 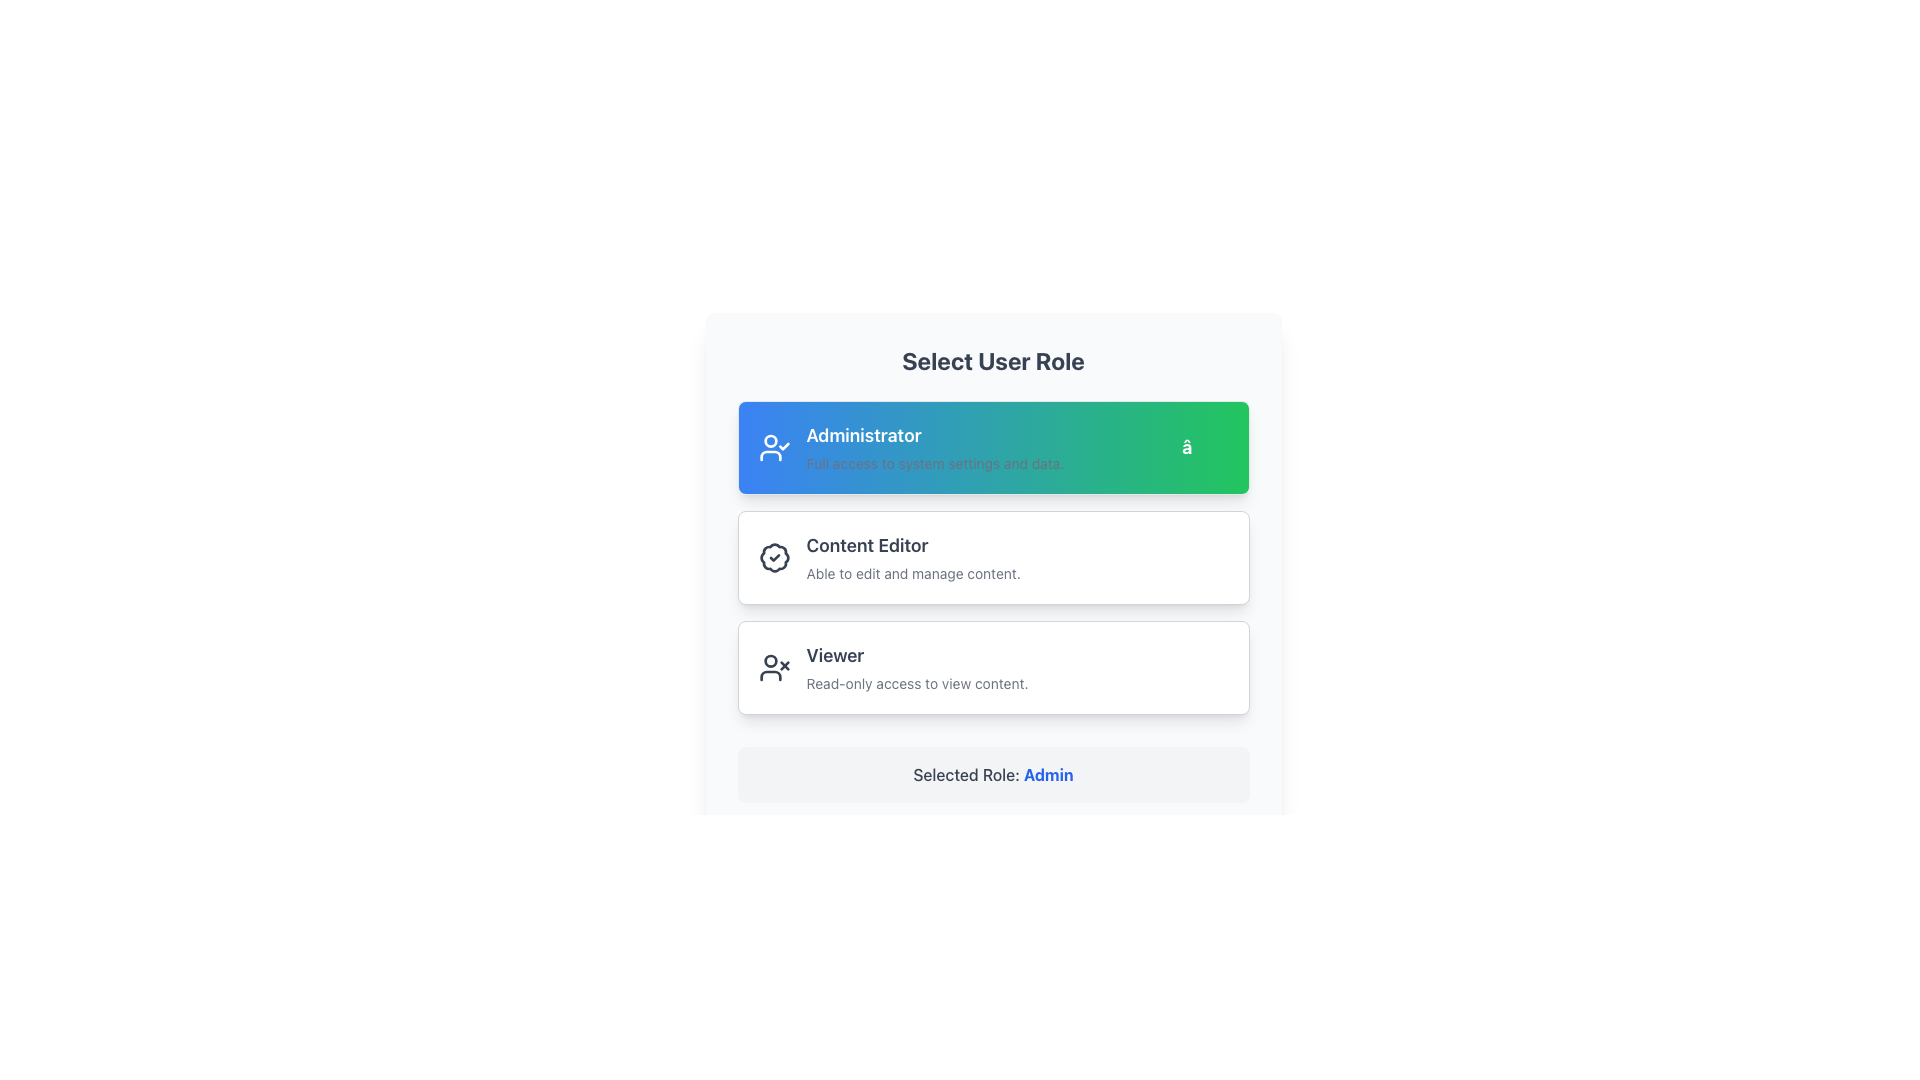 What do you see at coordinates (867, 545) in the screenshot?
I see `the 'Content Editor' title text label, which identifies the role to the user in the role selection interface` at bounding box center [867, 545].